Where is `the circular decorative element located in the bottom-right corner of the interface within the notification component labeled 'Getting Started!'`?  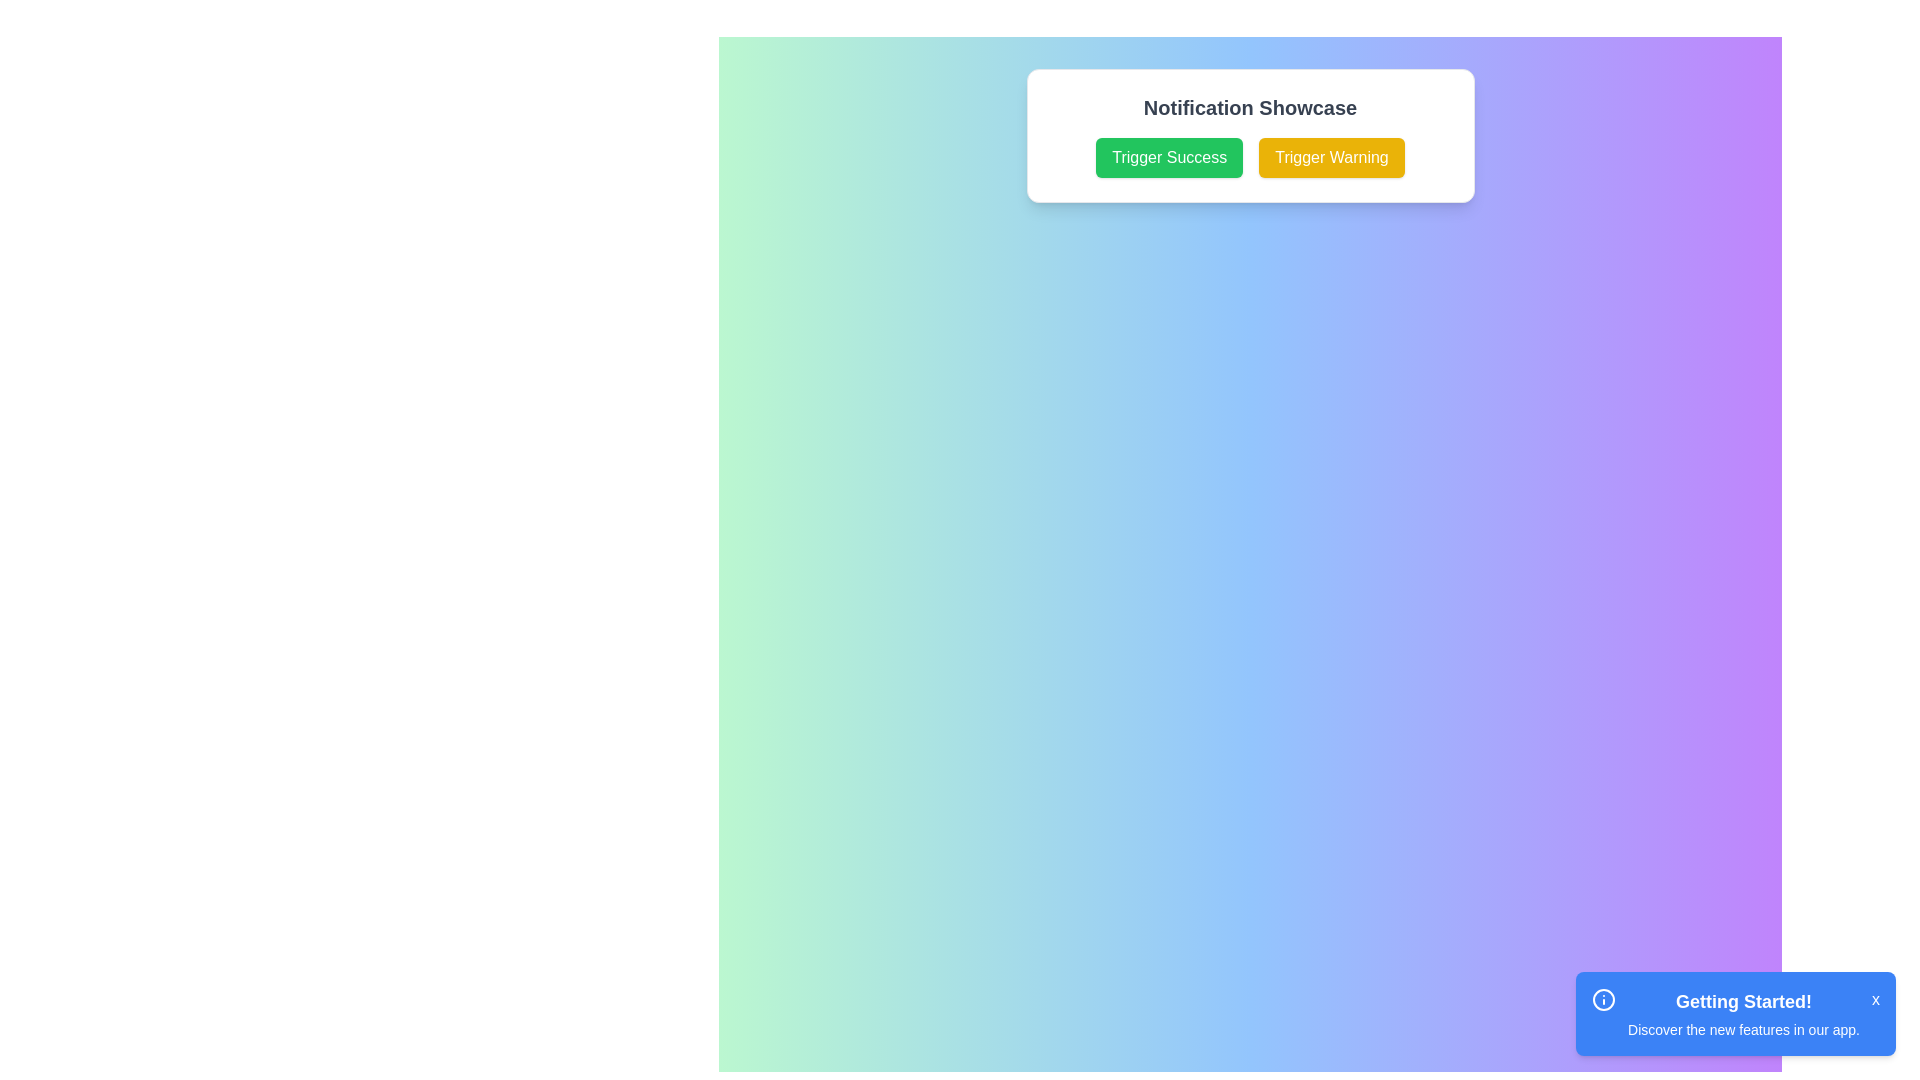 the circular decorative element located in the bottom-right corner of the interface within the notification component labeled 'Getting Started!' is located at coordinates (1604, 999).